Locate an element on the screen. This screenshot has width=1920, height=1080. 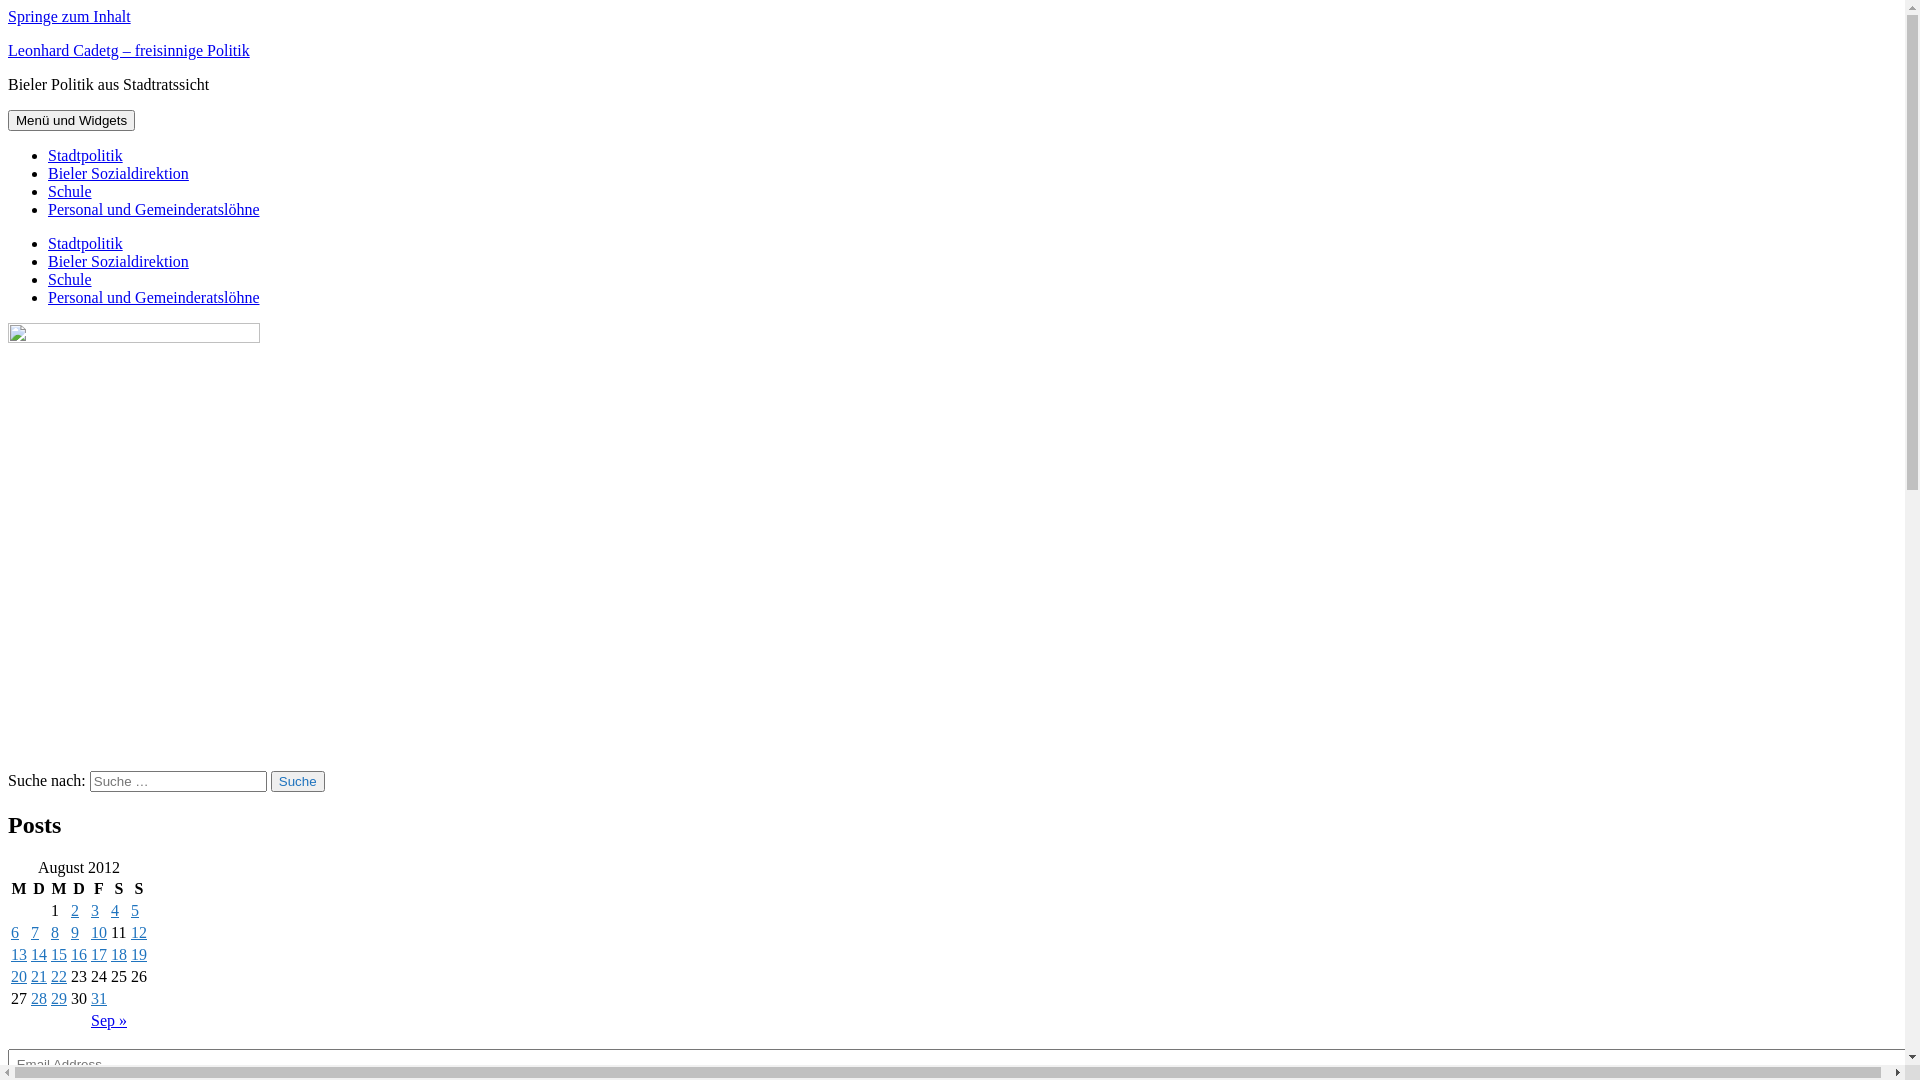
'18' is located at coordinates (118, 953).